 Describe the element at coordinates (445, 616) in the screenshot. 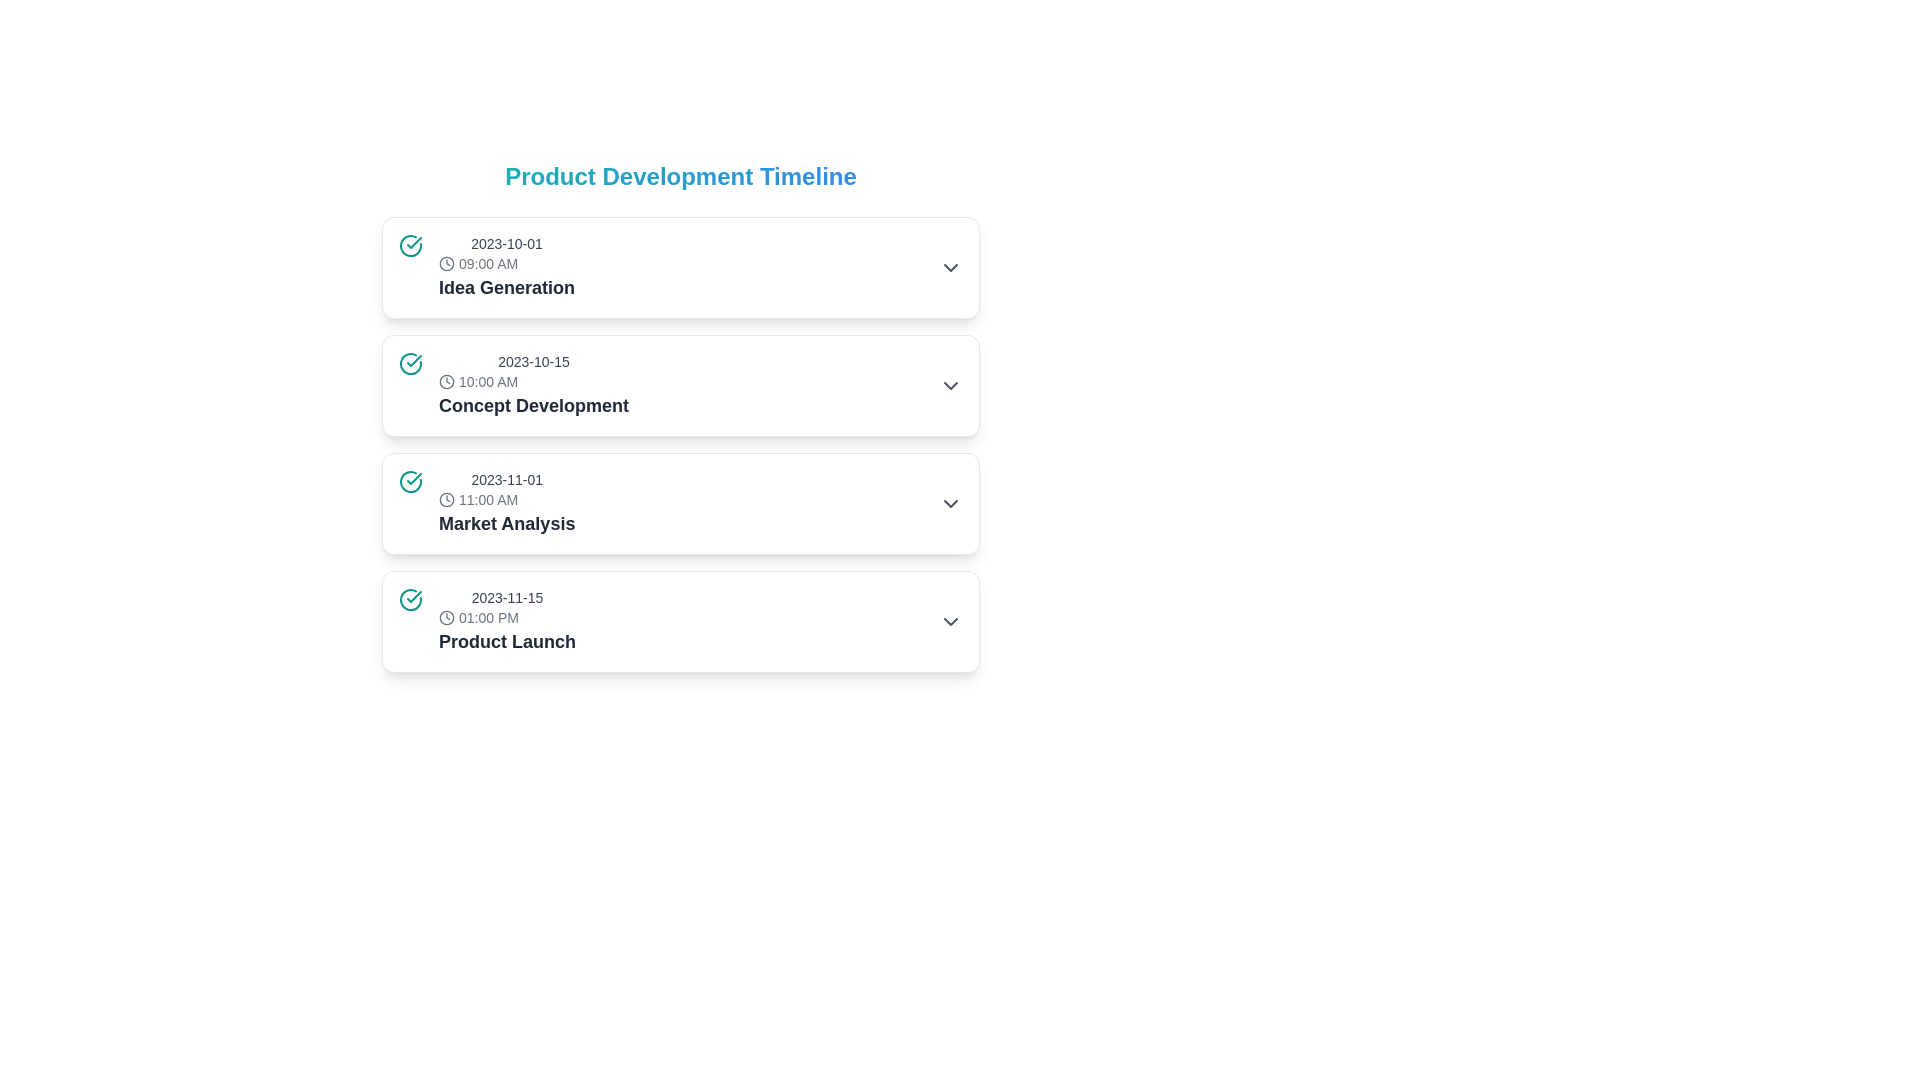

I see `the first circular icon of the clock graphic associated with the 'Product Launch' timeline, located next to the date and time text '2023-11-15' and '01:00 PM'` at that location.